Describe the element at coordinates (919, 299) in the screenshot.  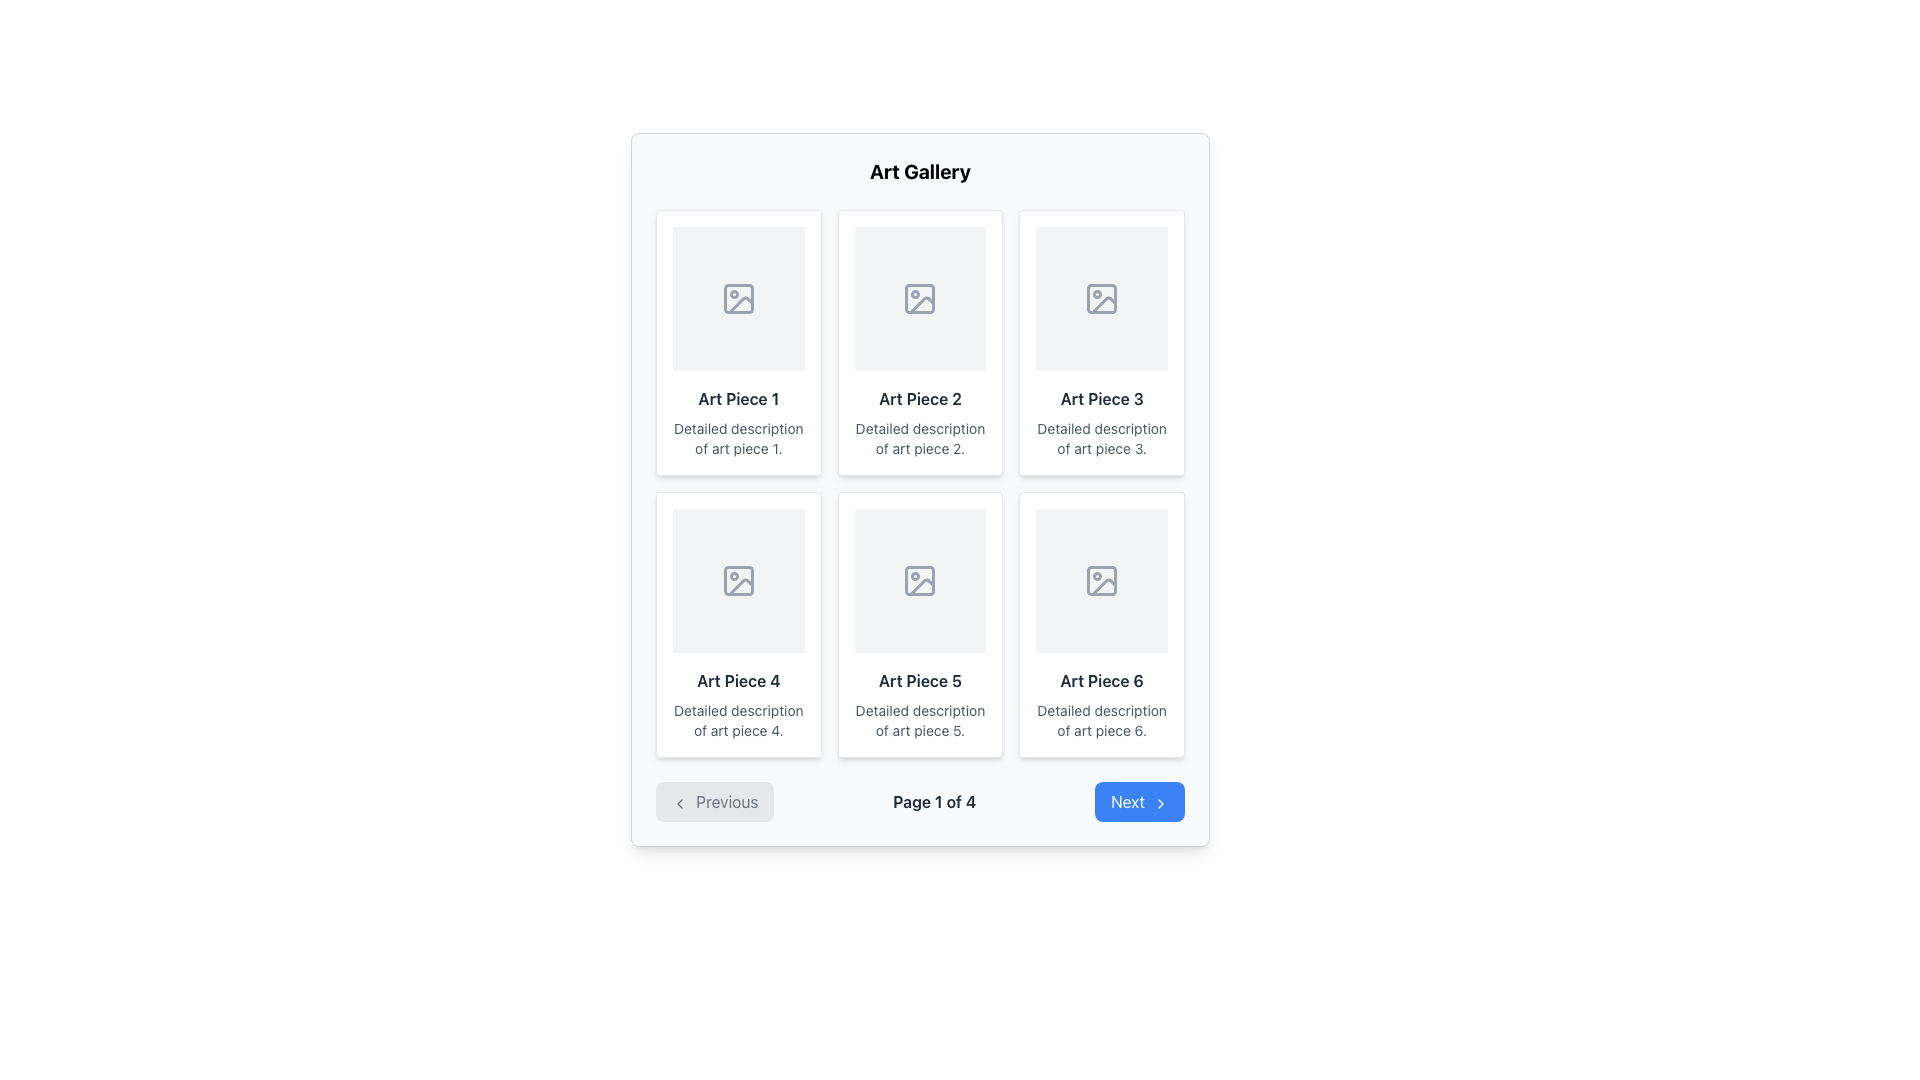
I see `the light gray rounded square icon within the 'Art Piece 2' SVG icon located in the top-left corner of the frame` at that location.